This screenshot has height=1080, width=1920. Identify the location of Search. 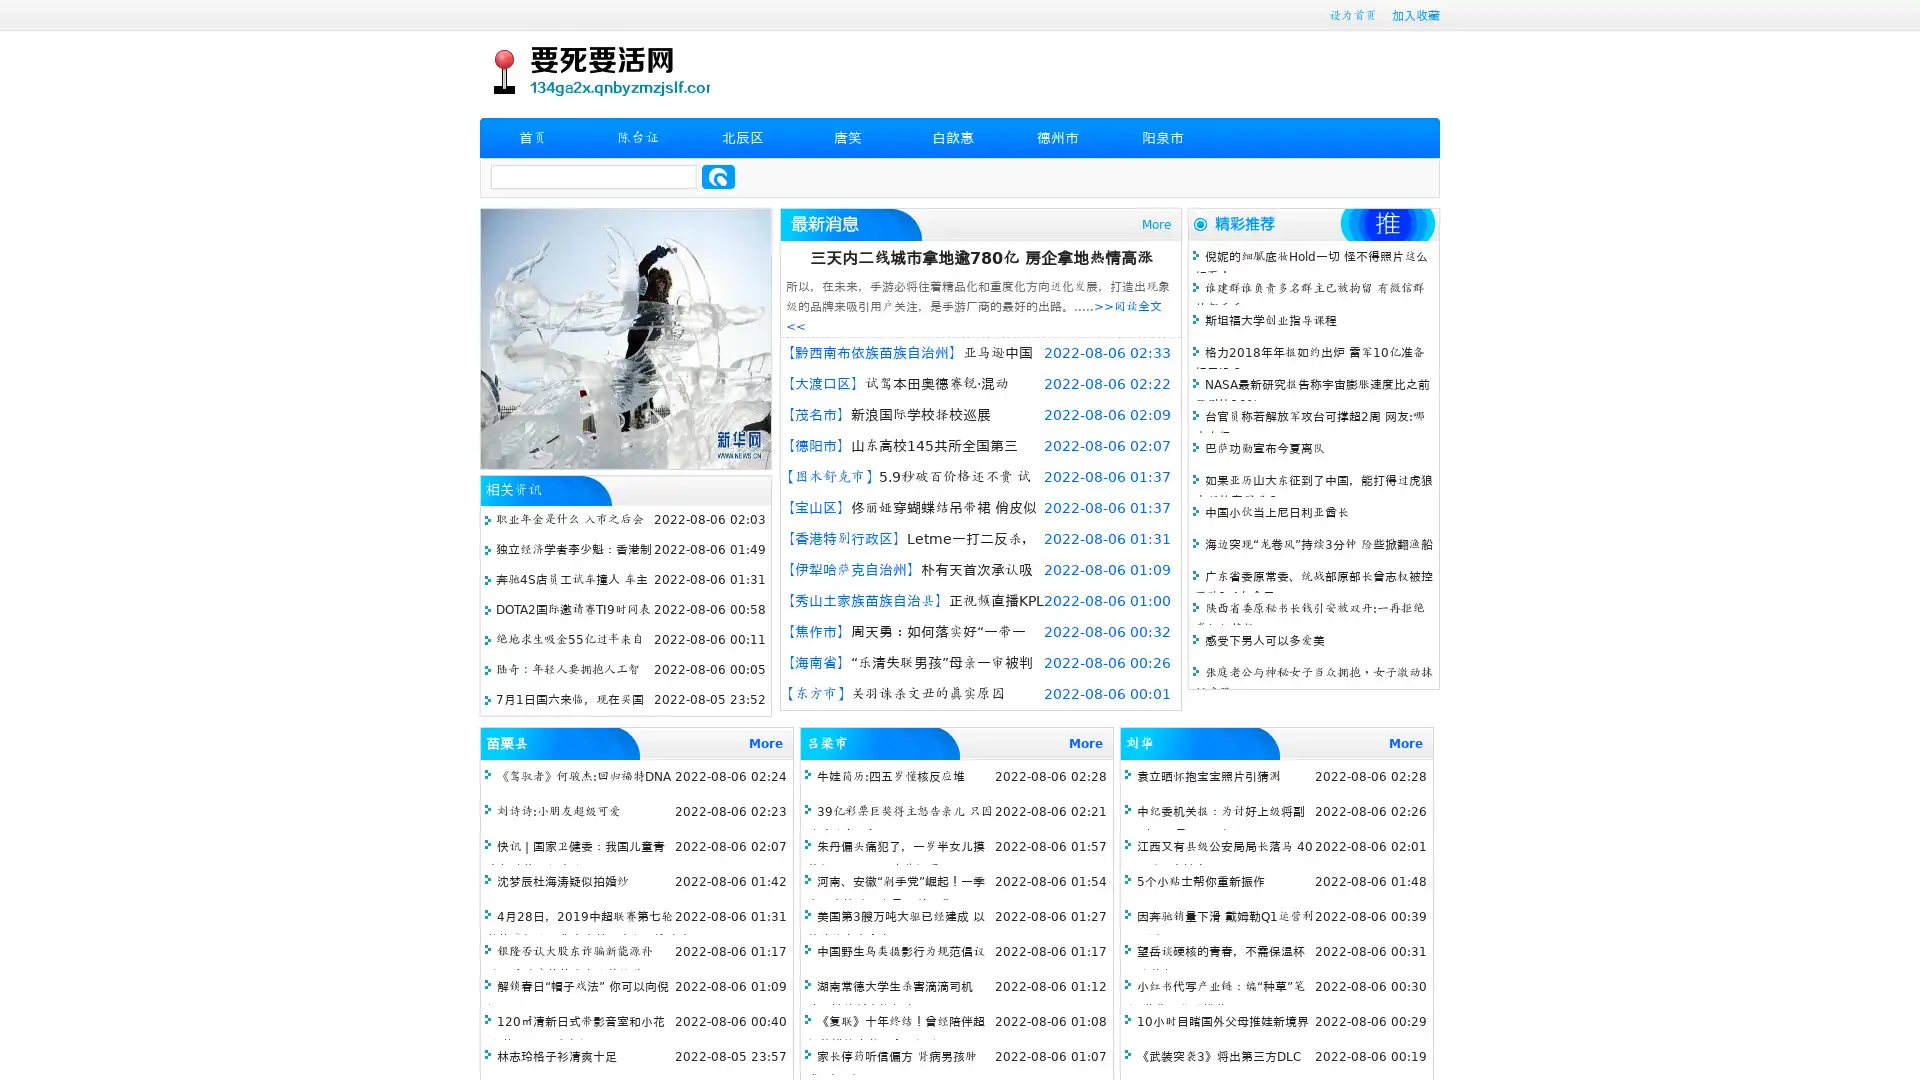
(718, 176).